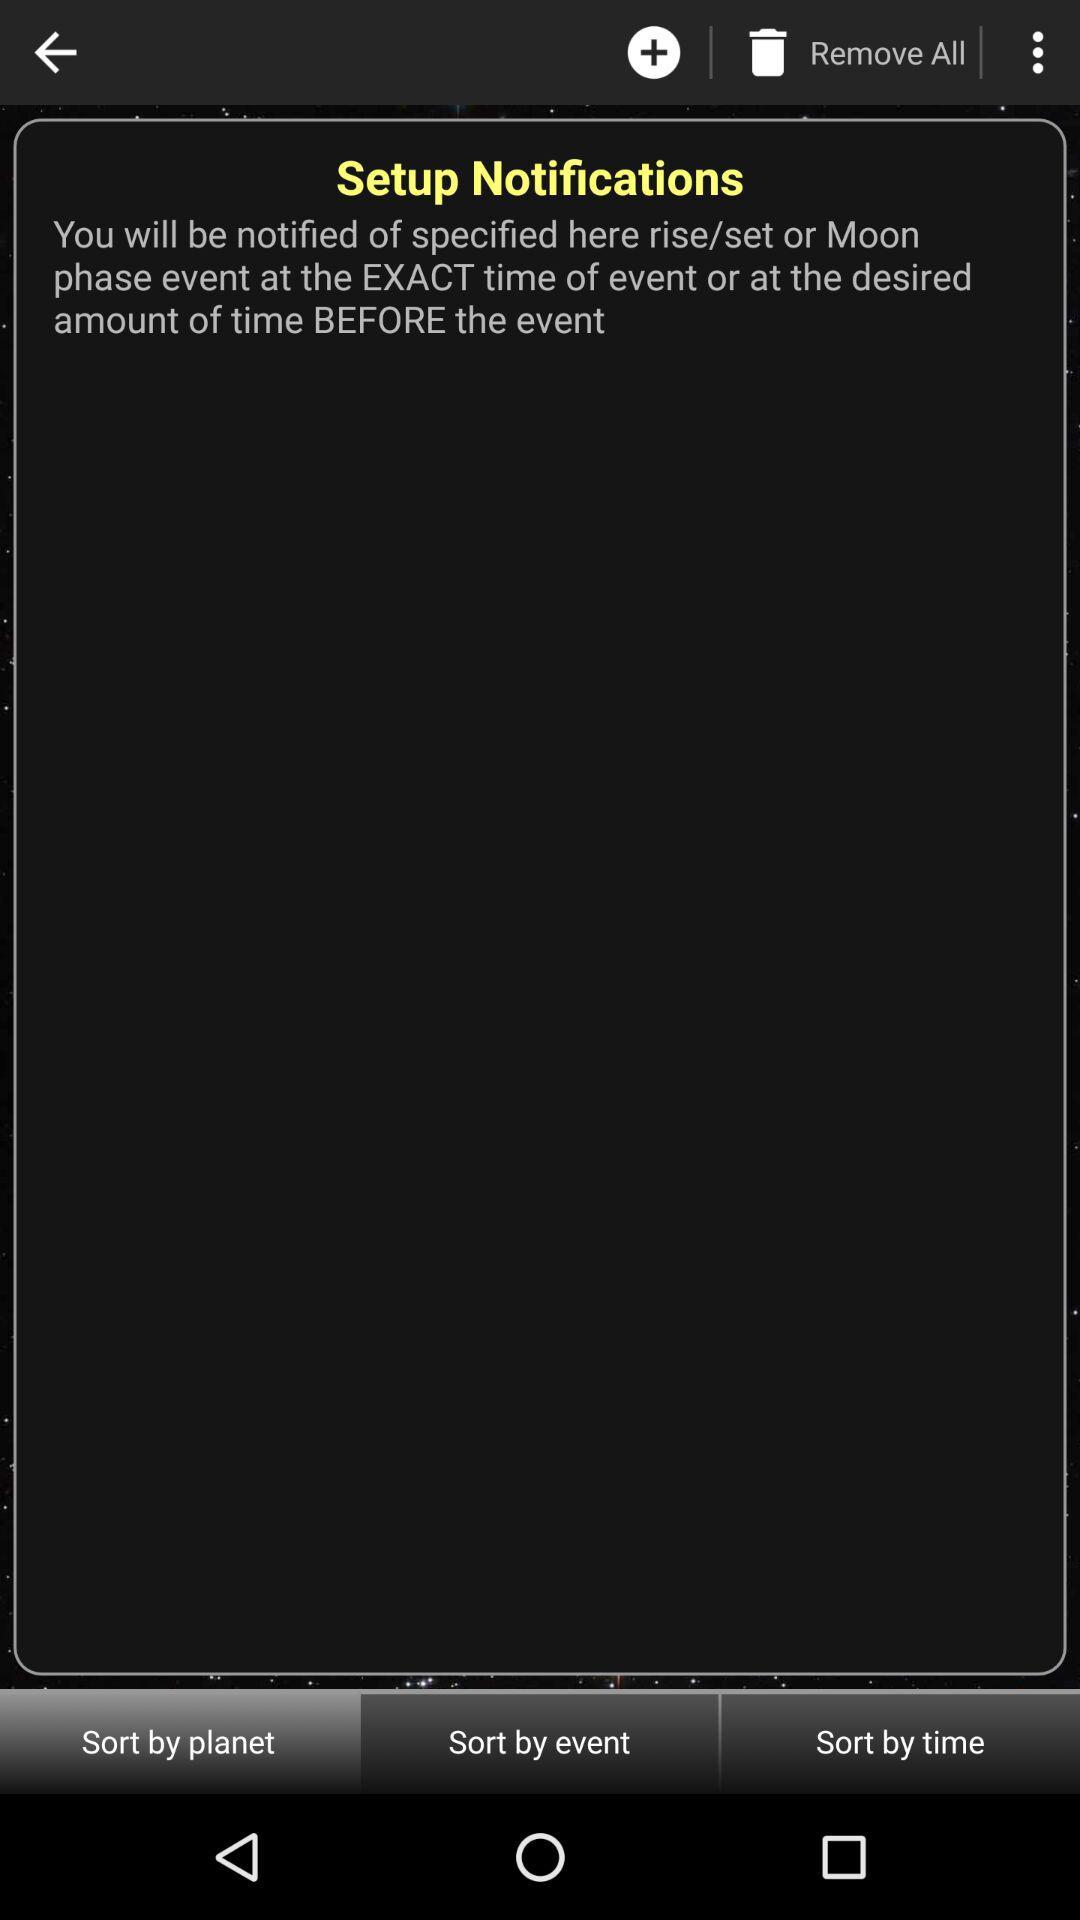 This screenshot has width=1080, height=1920. Describe the element at coordinates (54, 52) in the screenshot. I see `go back` at that location.